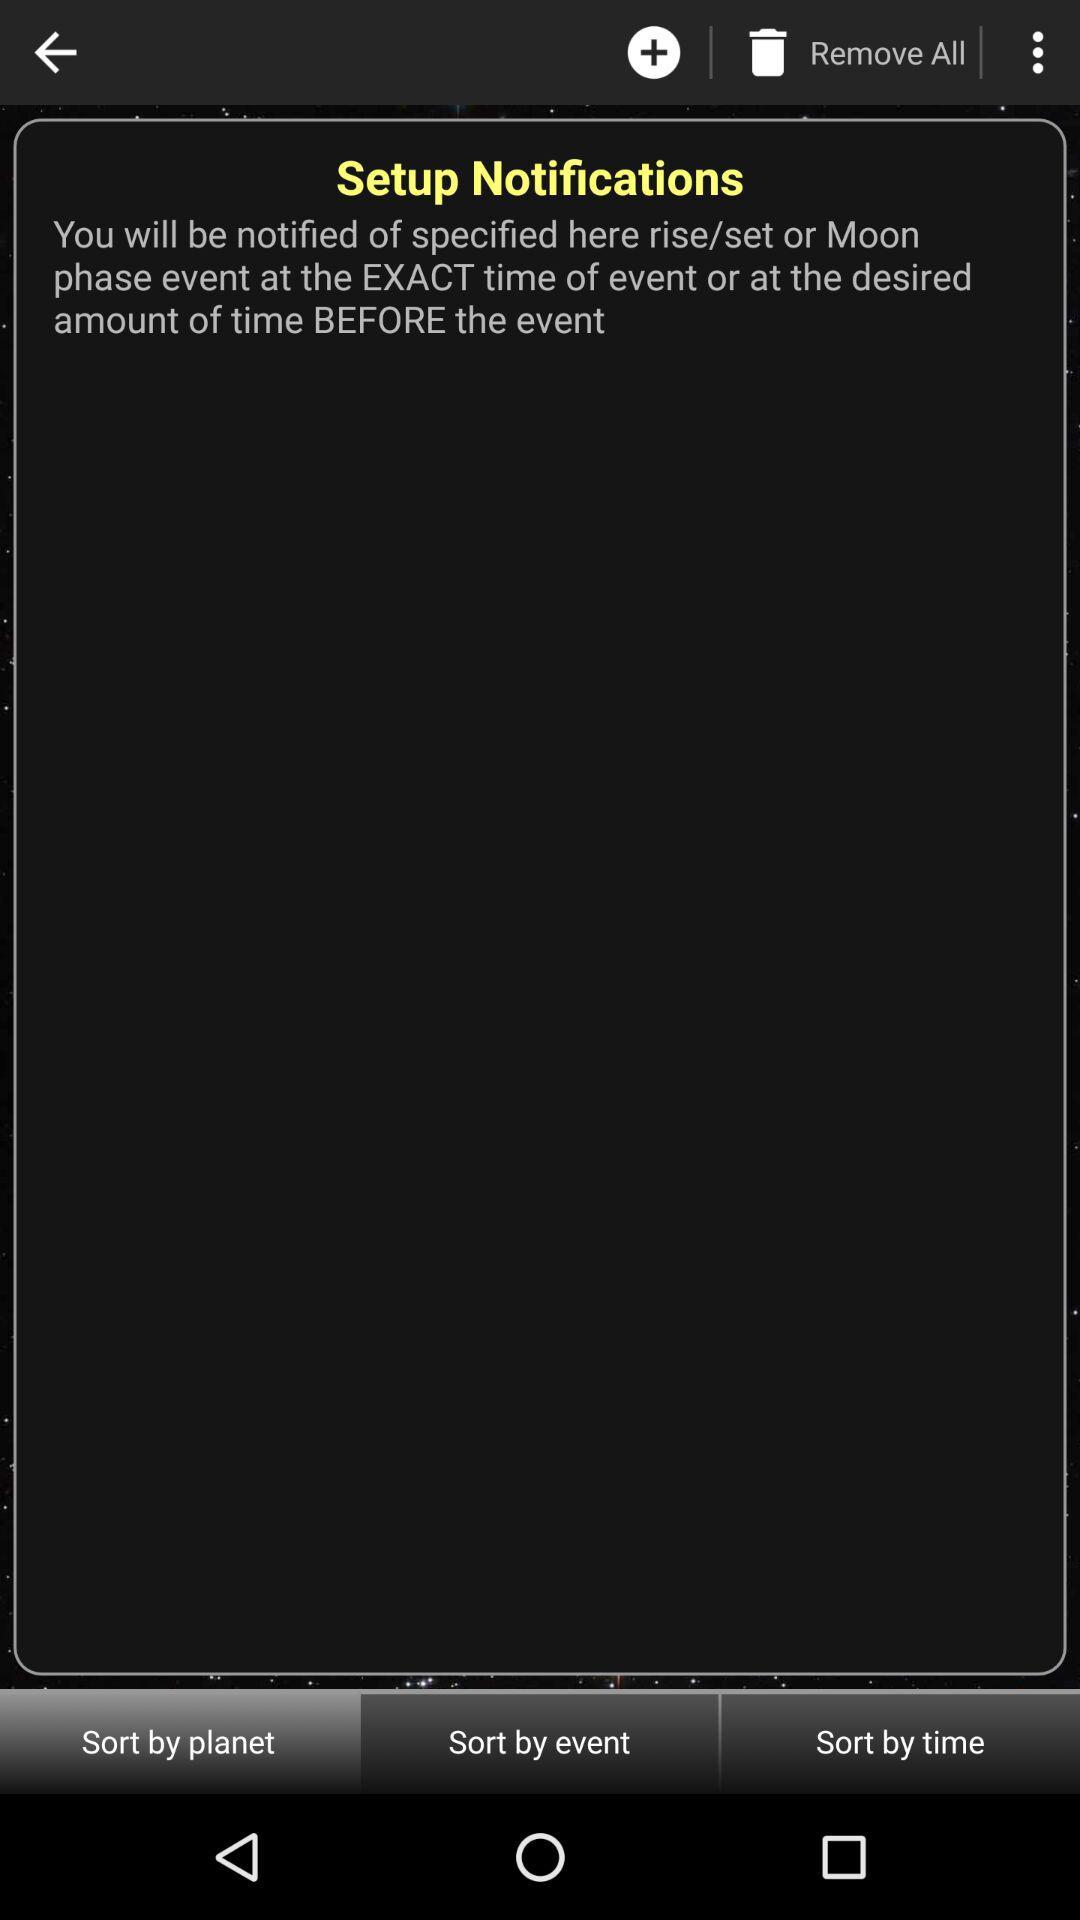 This screenshot has width=1080, height=1920. Describe the element at coordinates (54, 52) in the screenshot. I see `go back` at that location.